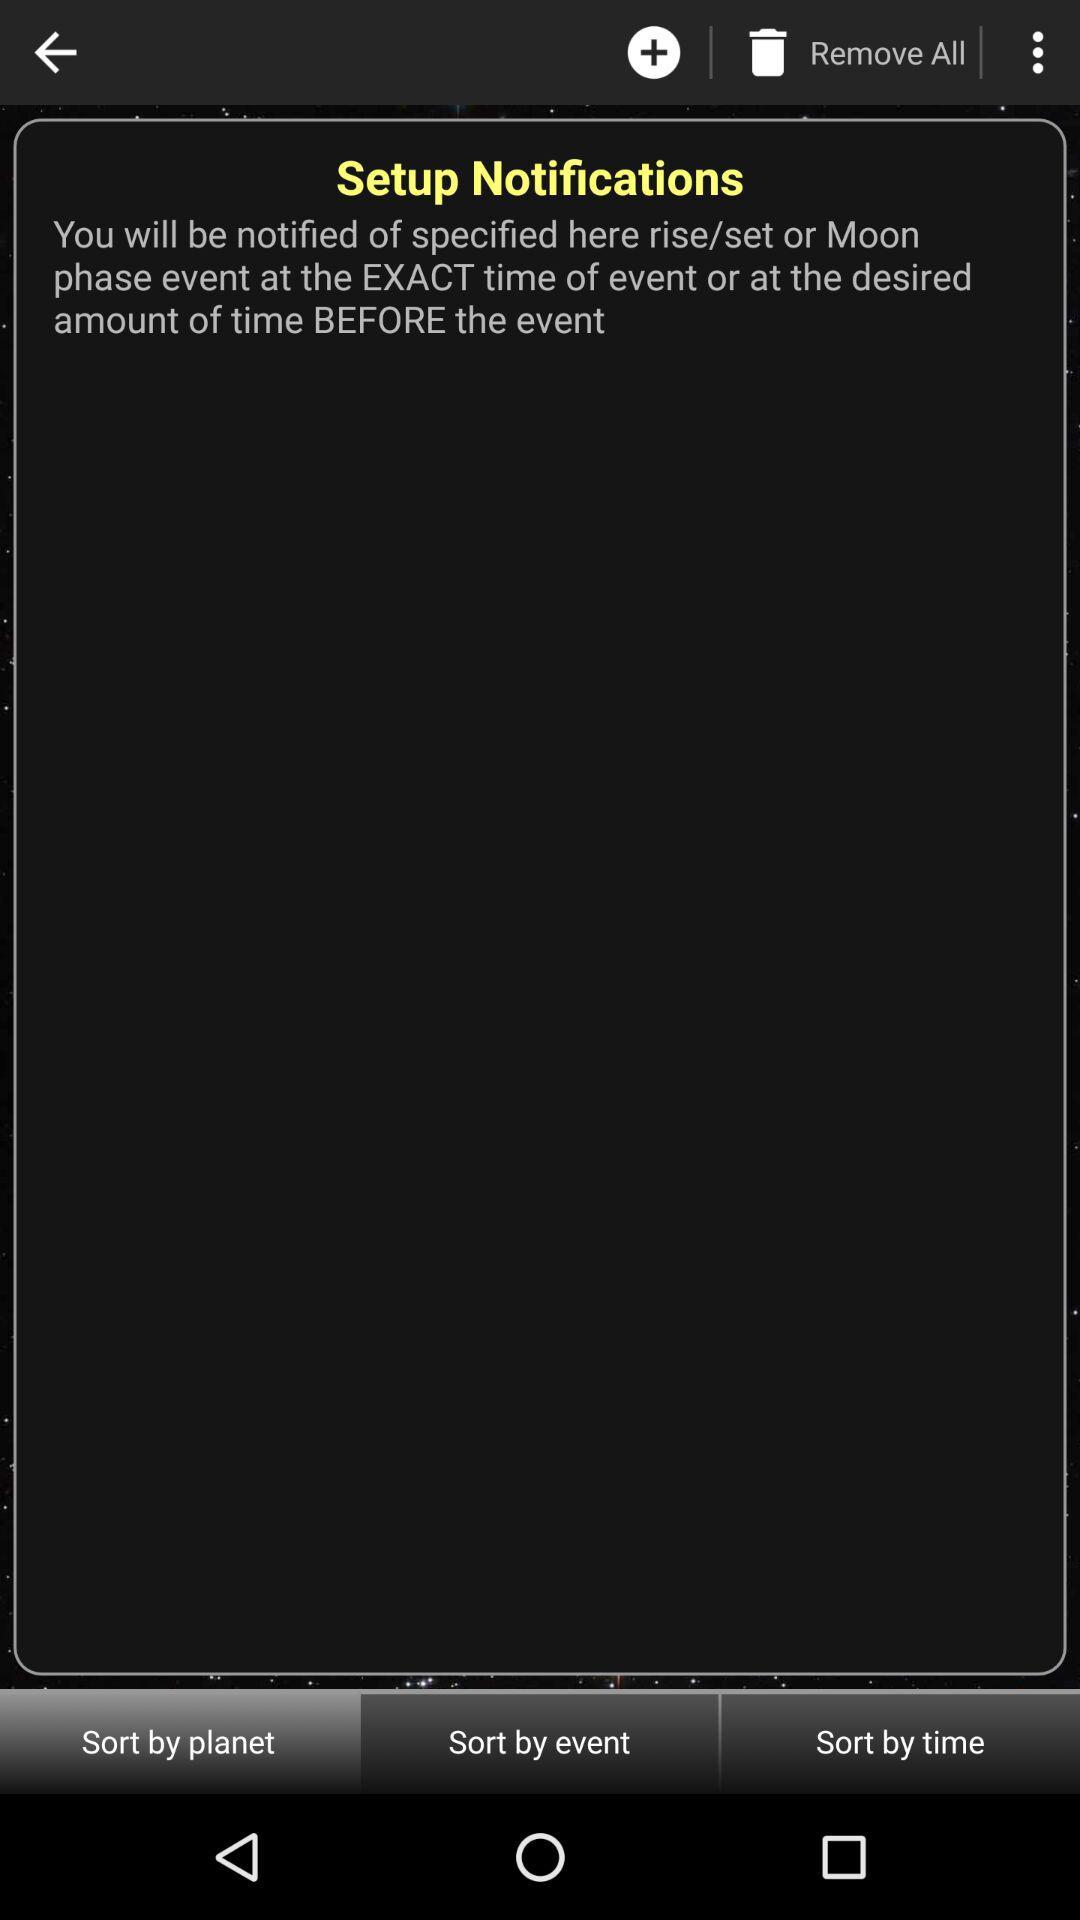 This screenshot has width=1080, height=1920. Describe the element at coordinates (54, 52) in the screenshot. I see `go back` at that location.